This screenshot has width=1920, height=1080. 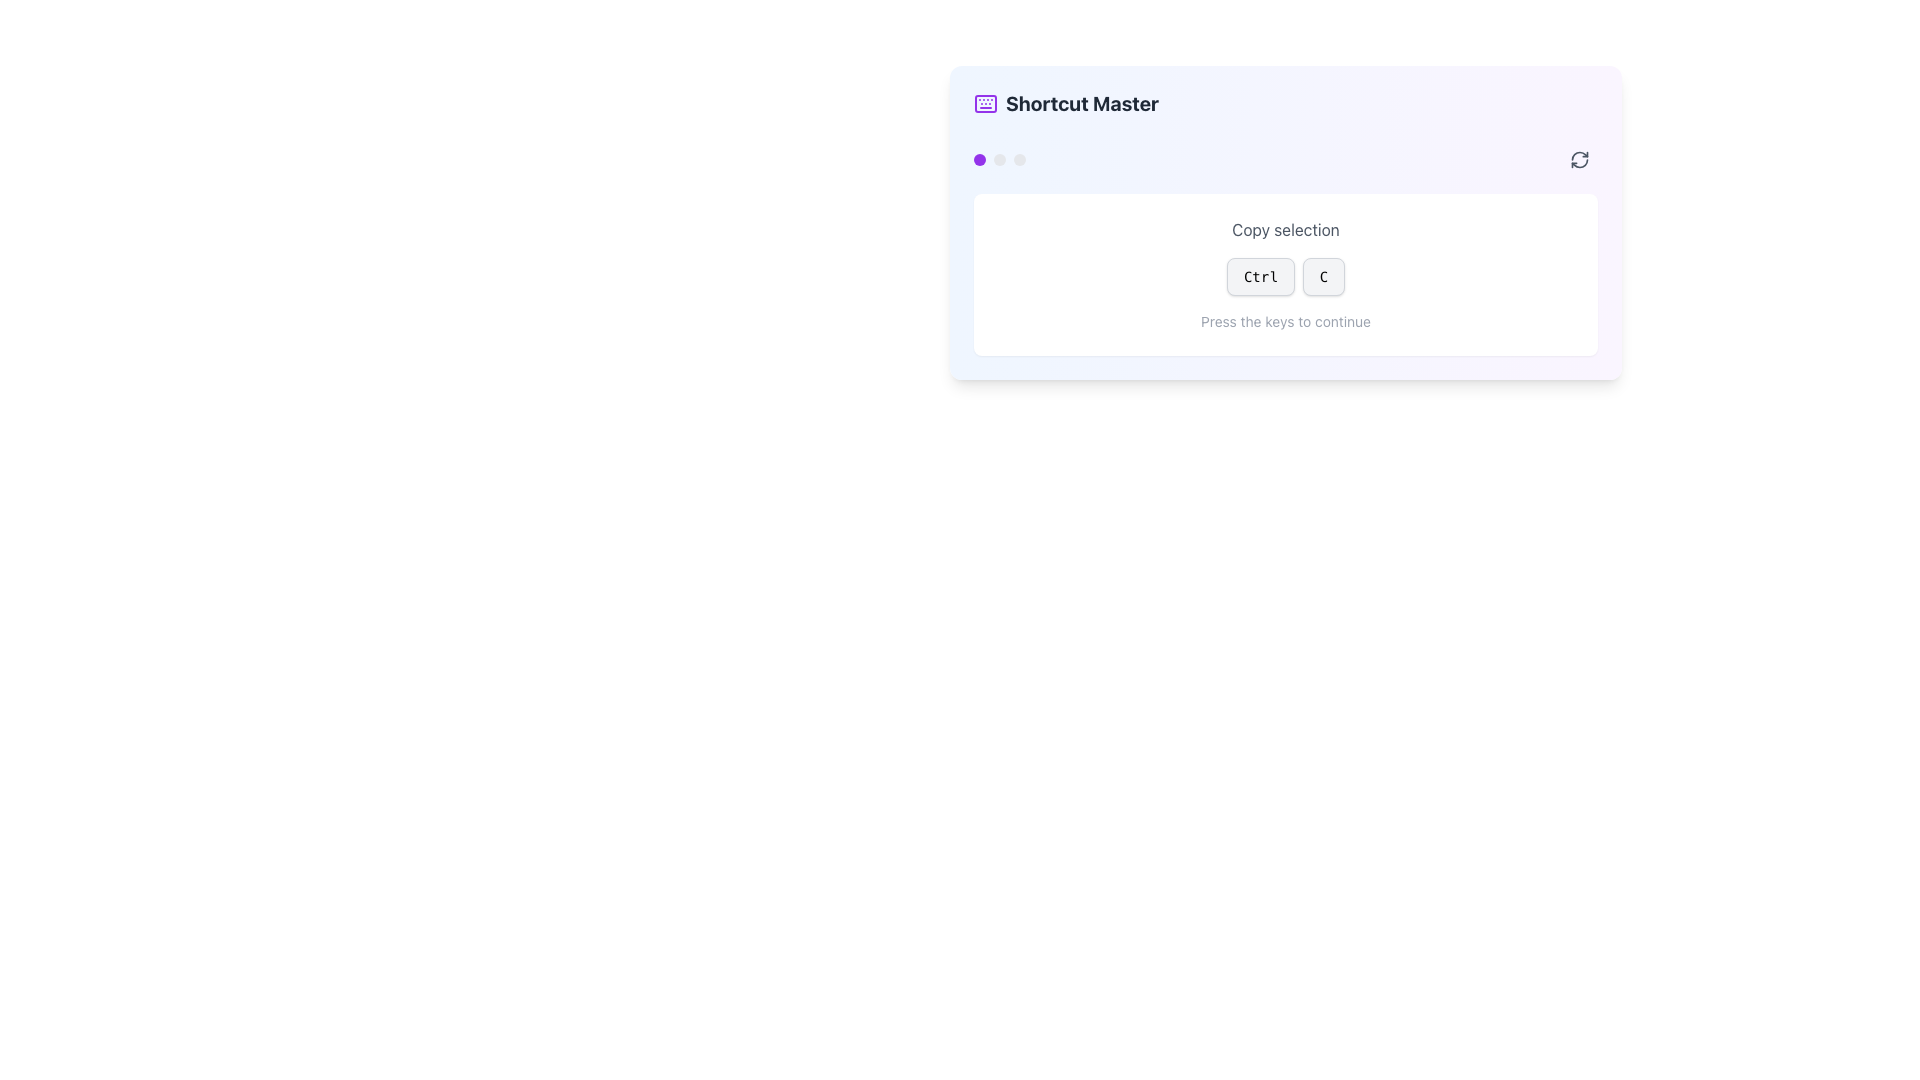 I want to click on the Navigation bar at the top of the module, so click(x=1286, y=158).